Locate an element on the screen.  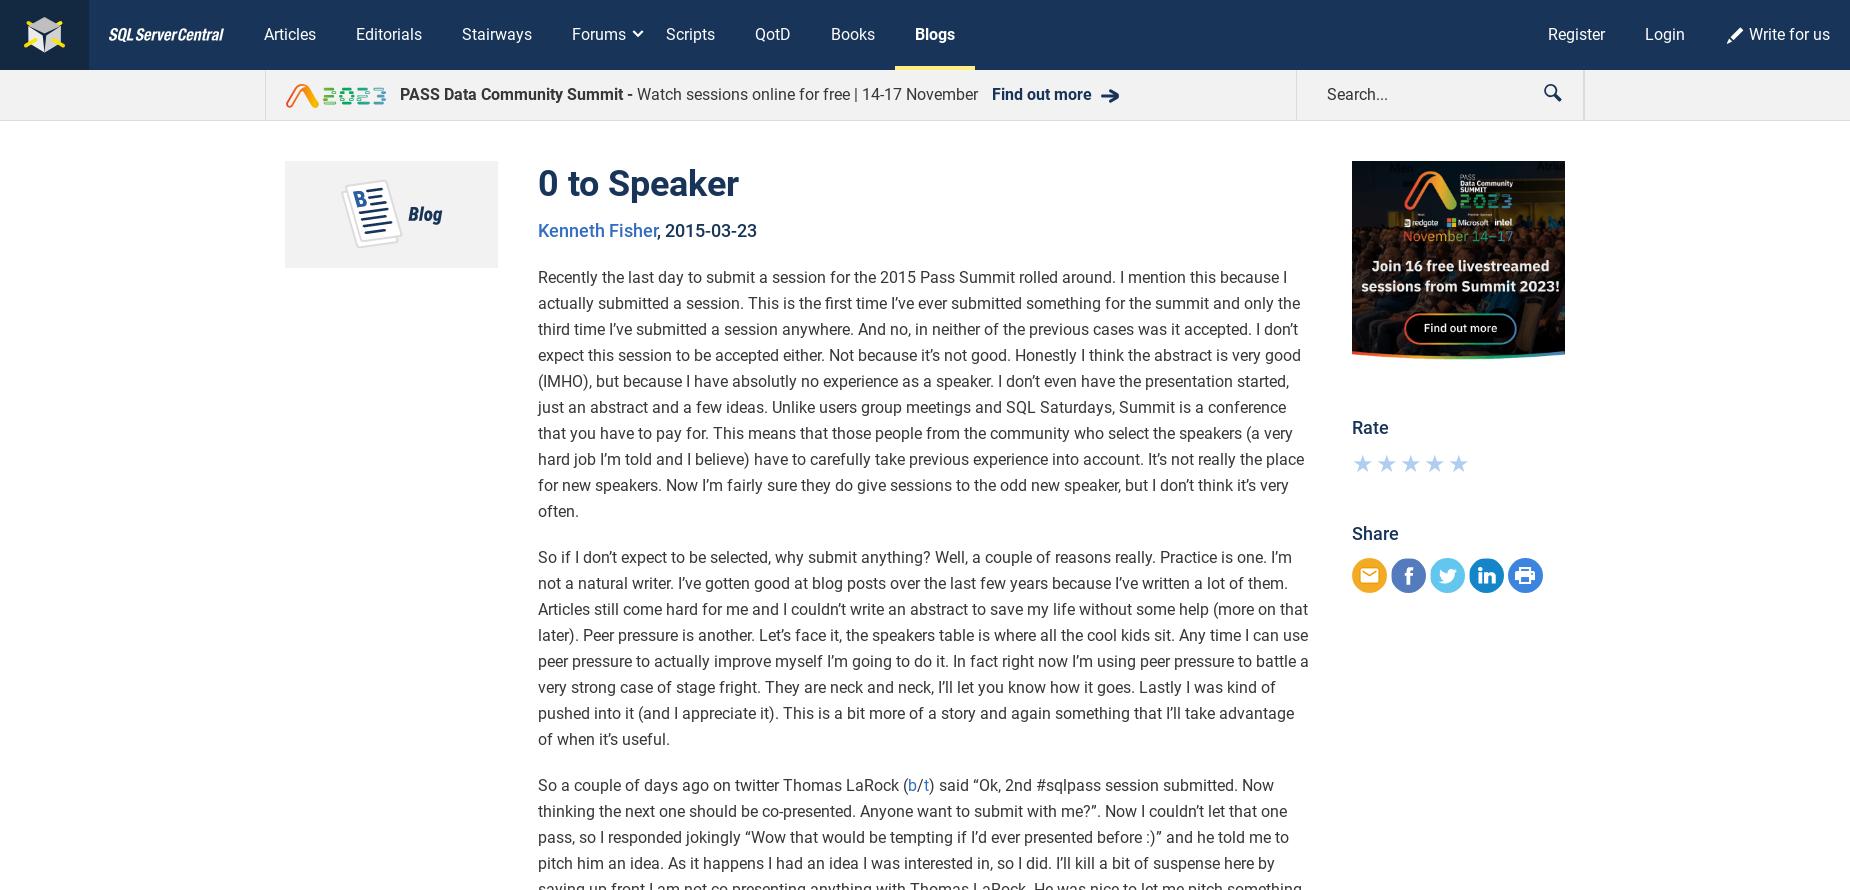
'by' is located at coordinates (547, 822).